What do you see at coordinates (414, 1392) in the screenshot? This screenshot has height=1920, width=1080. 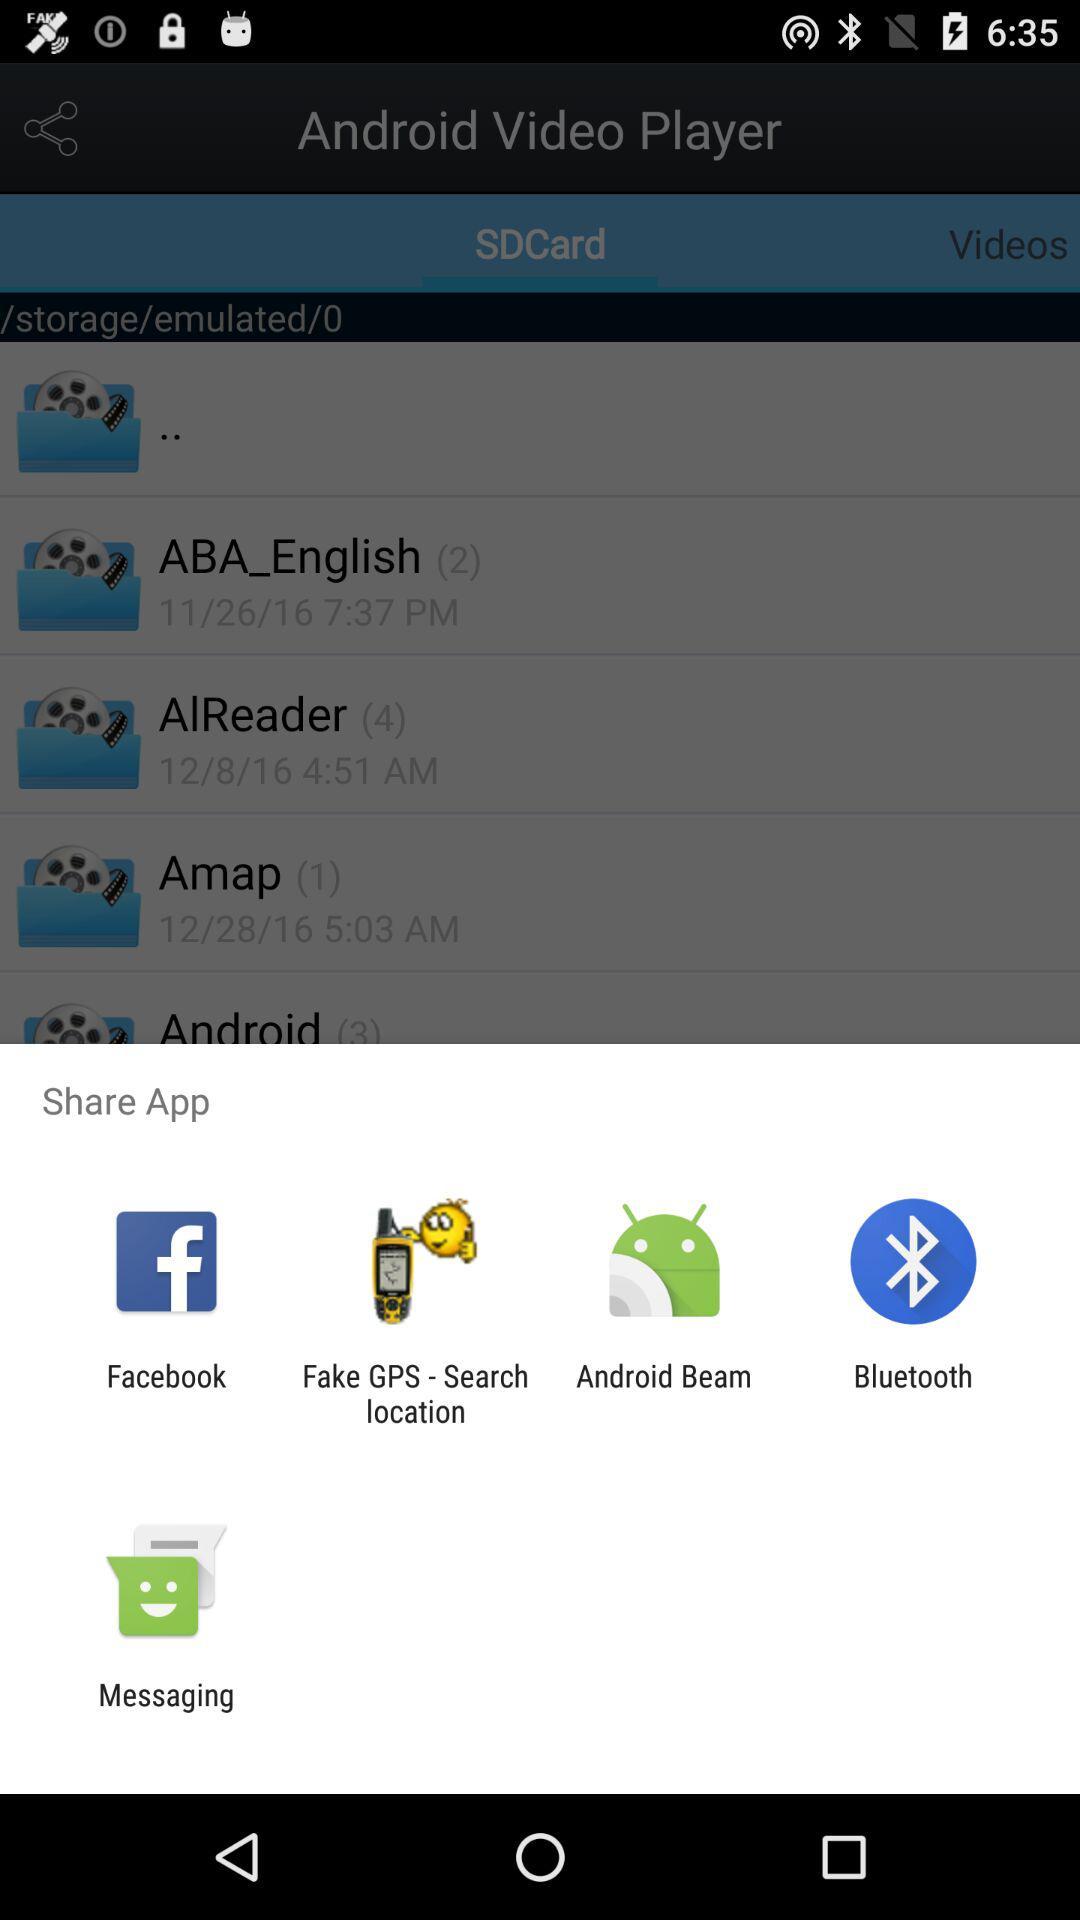 I see `item next to the android beam icon` at bounding box center [414, 1392].